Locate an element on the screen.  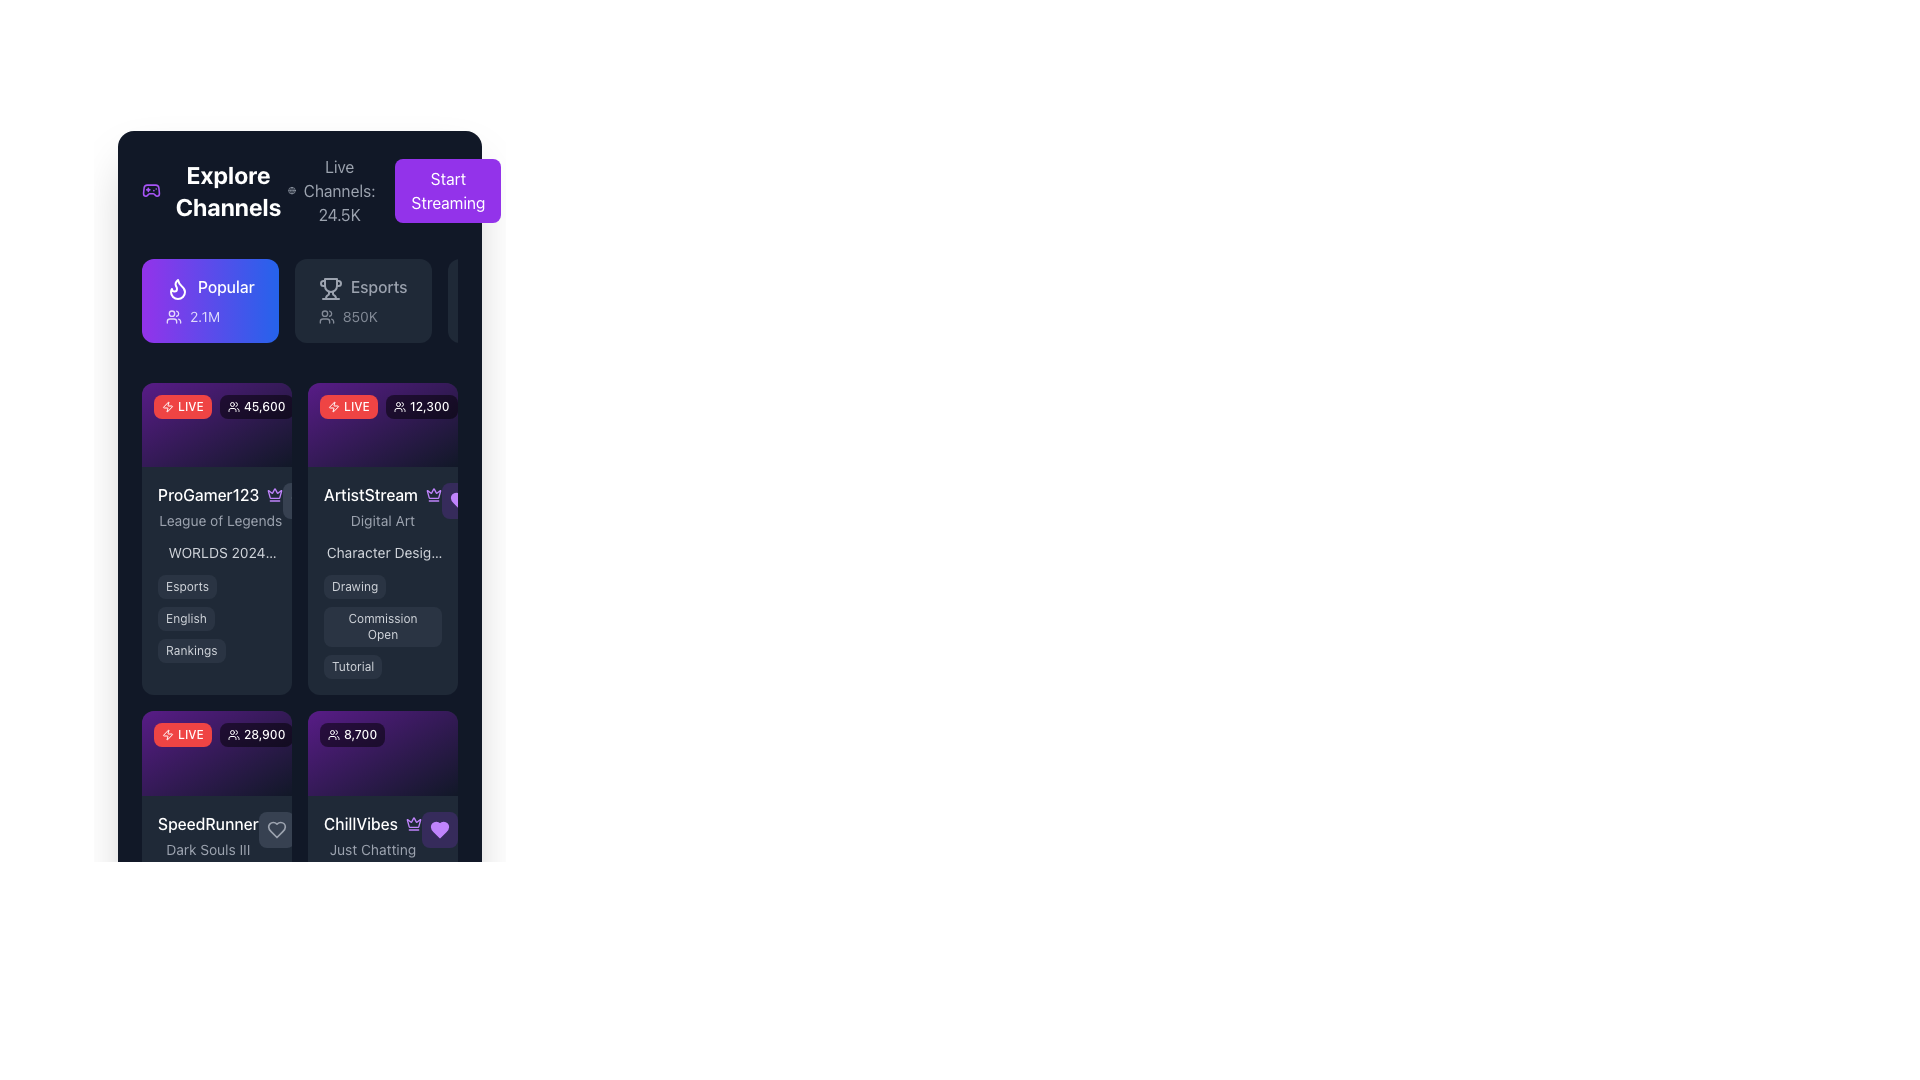
the lightning bolt icon within the red 'LIVE' badge at the top left of the card component is located at coordinates (168, 406).